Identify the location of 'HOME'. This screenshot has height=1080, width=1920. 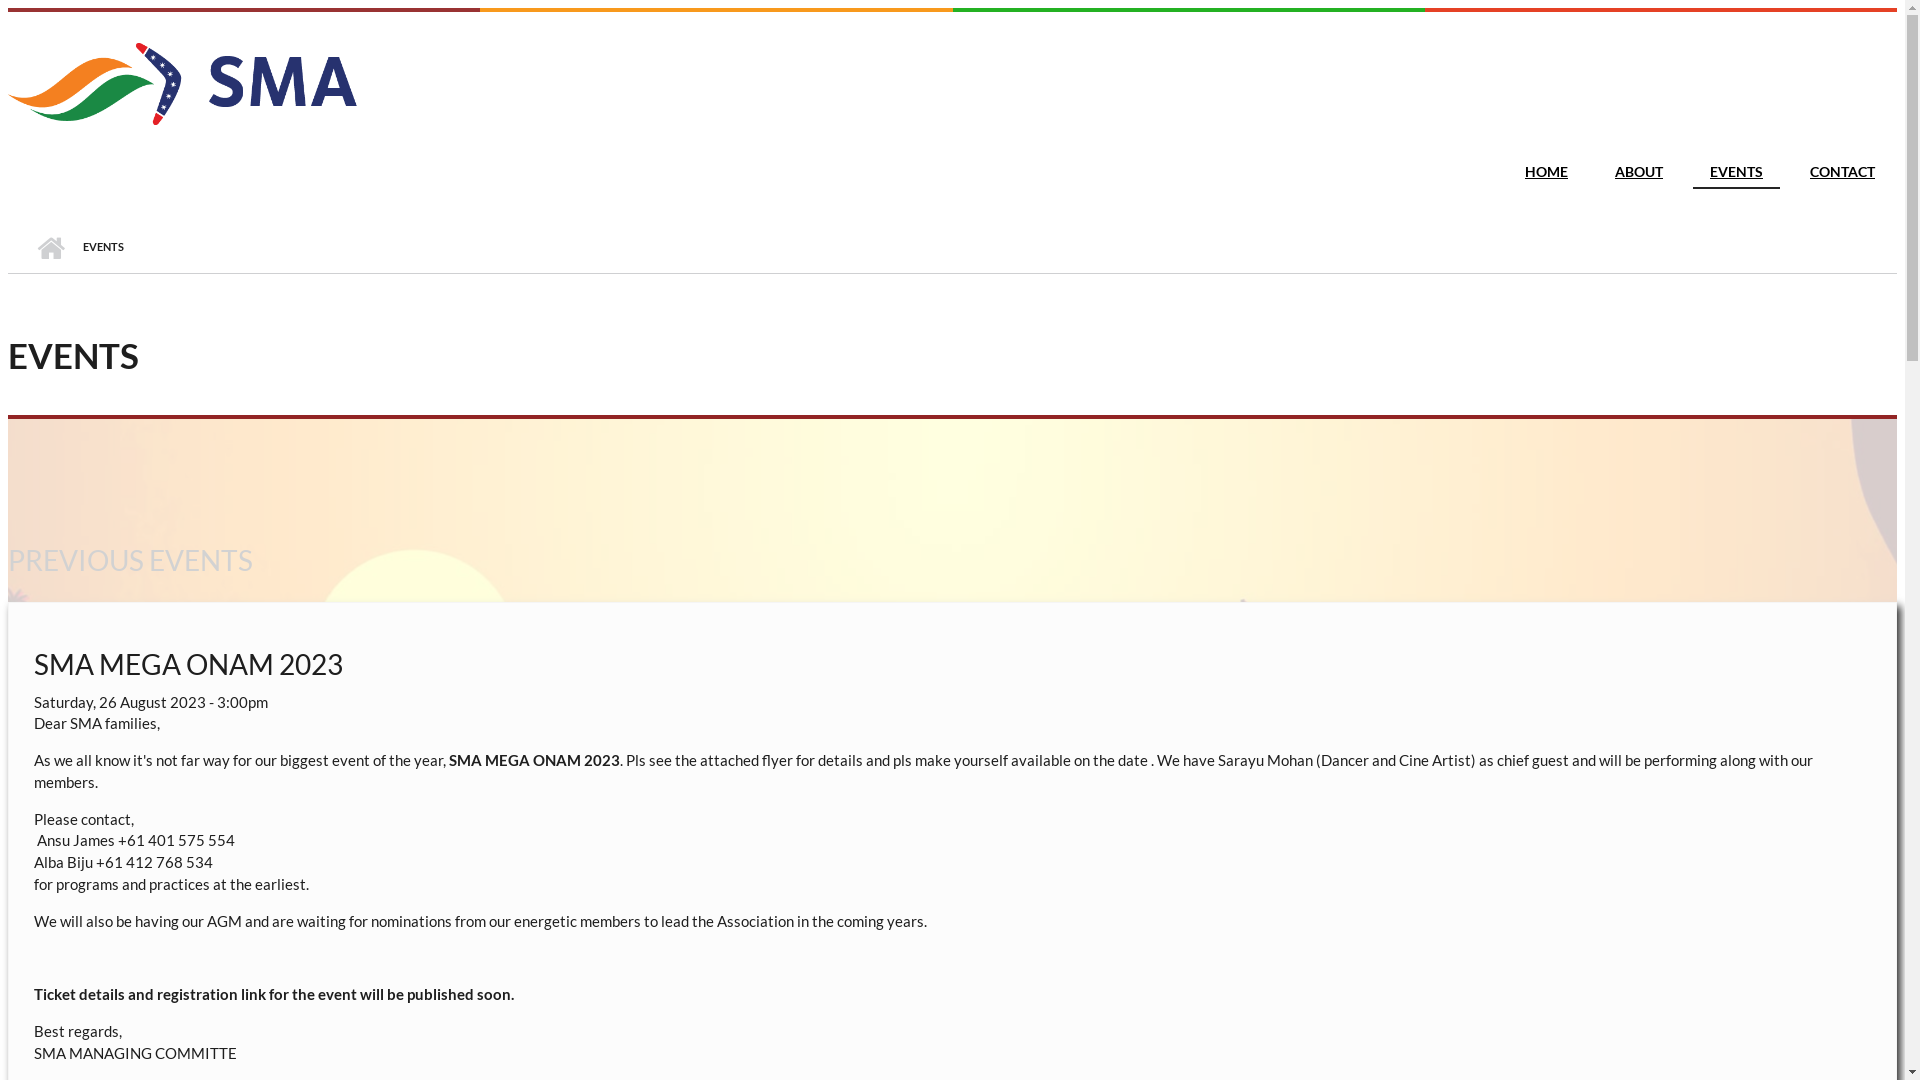
(50, 245).